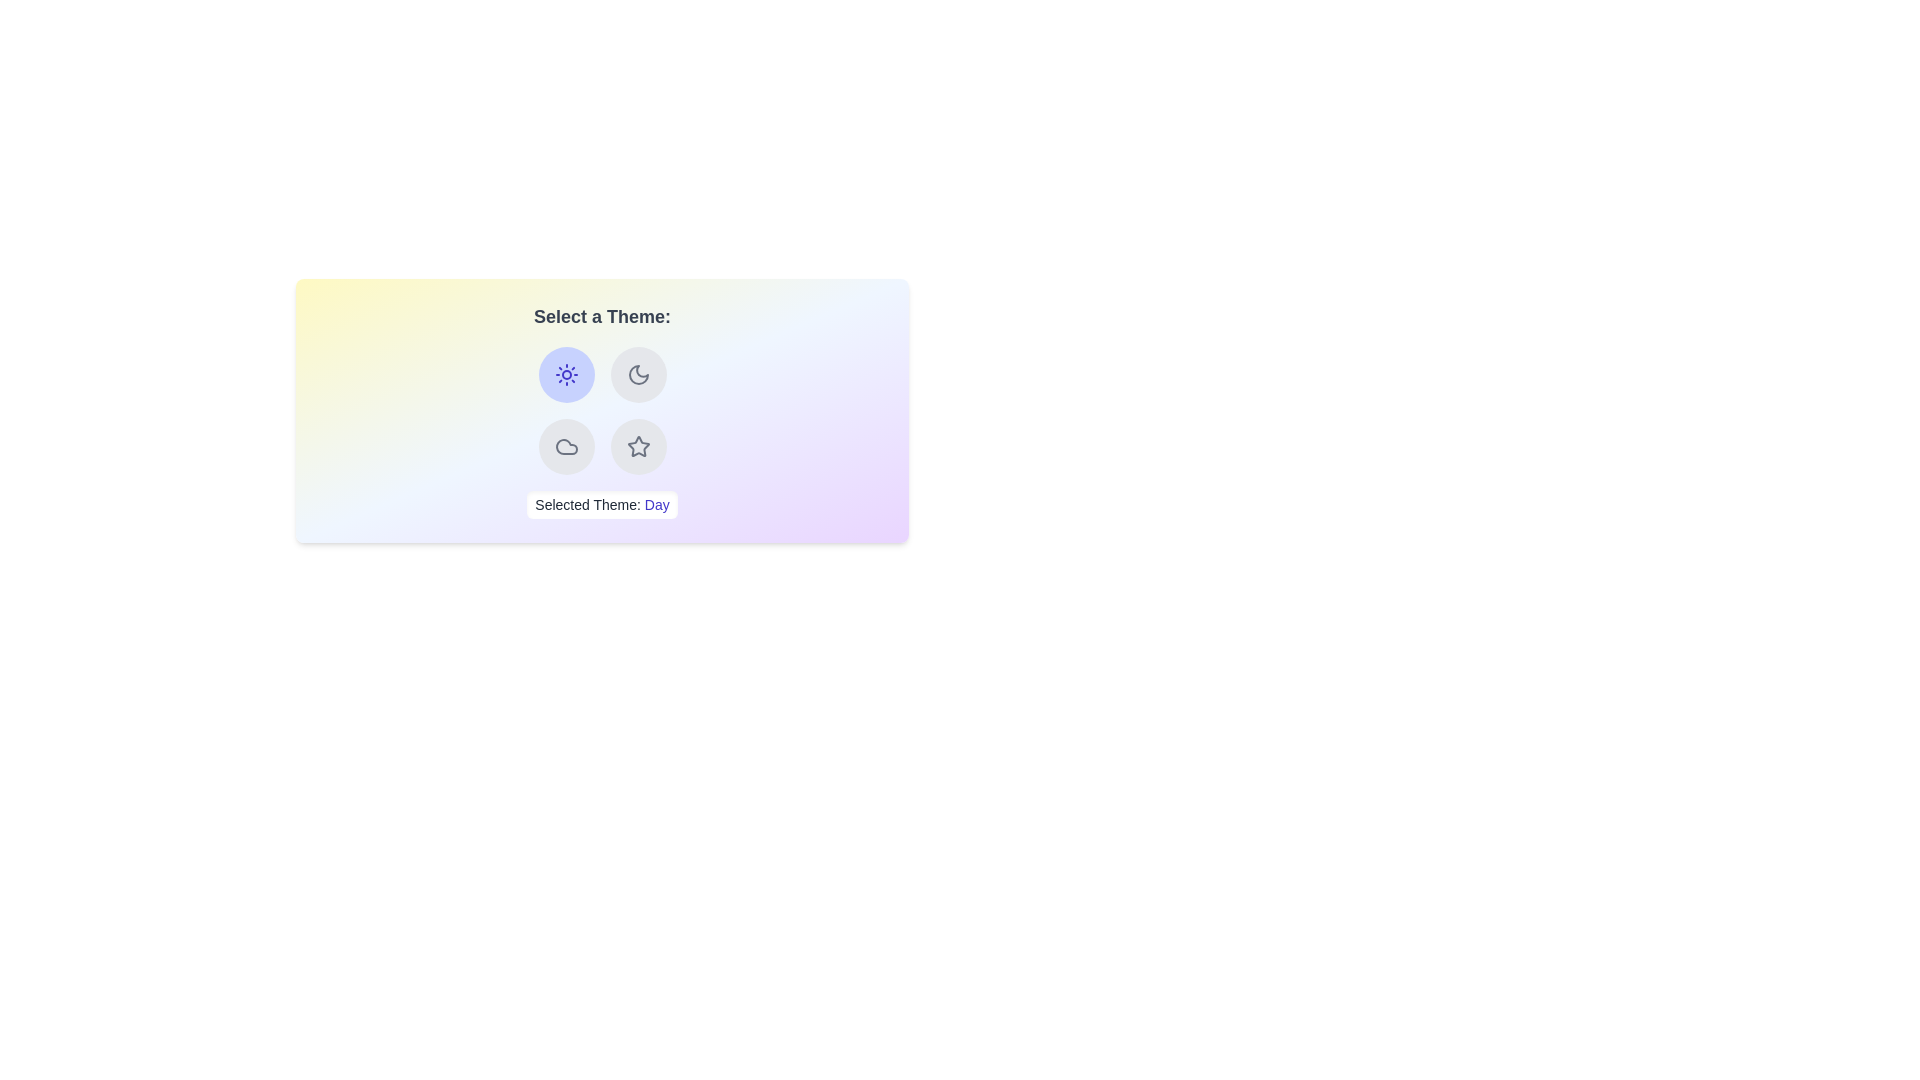 The height and width of the screenshot is (1080, 1920). What do you see at coordinates (565, 446) in the screenshot?
I see `the theme button Cloudy to observe the hover effect` at bounding box center [565, 446].